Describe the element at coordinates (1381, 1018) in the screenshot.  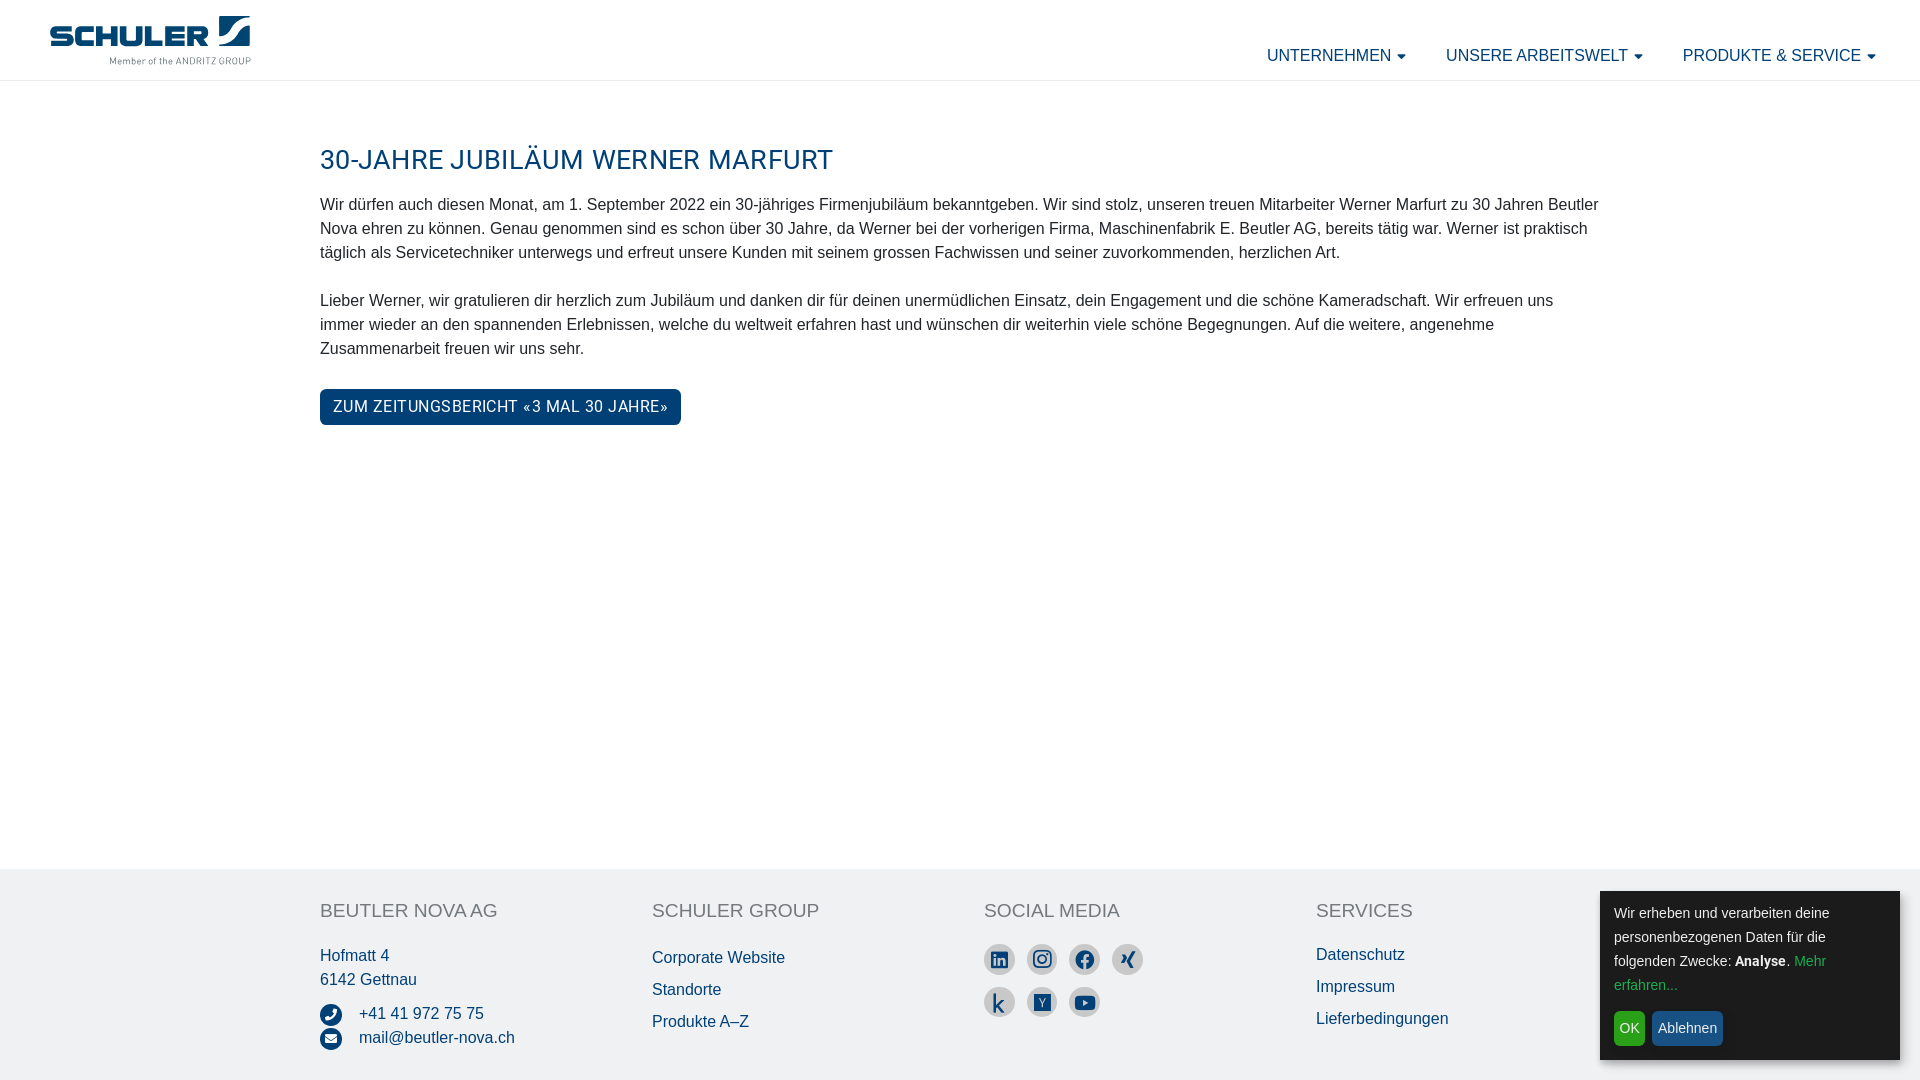
I see `'Lieferbedingungen'` at that location.